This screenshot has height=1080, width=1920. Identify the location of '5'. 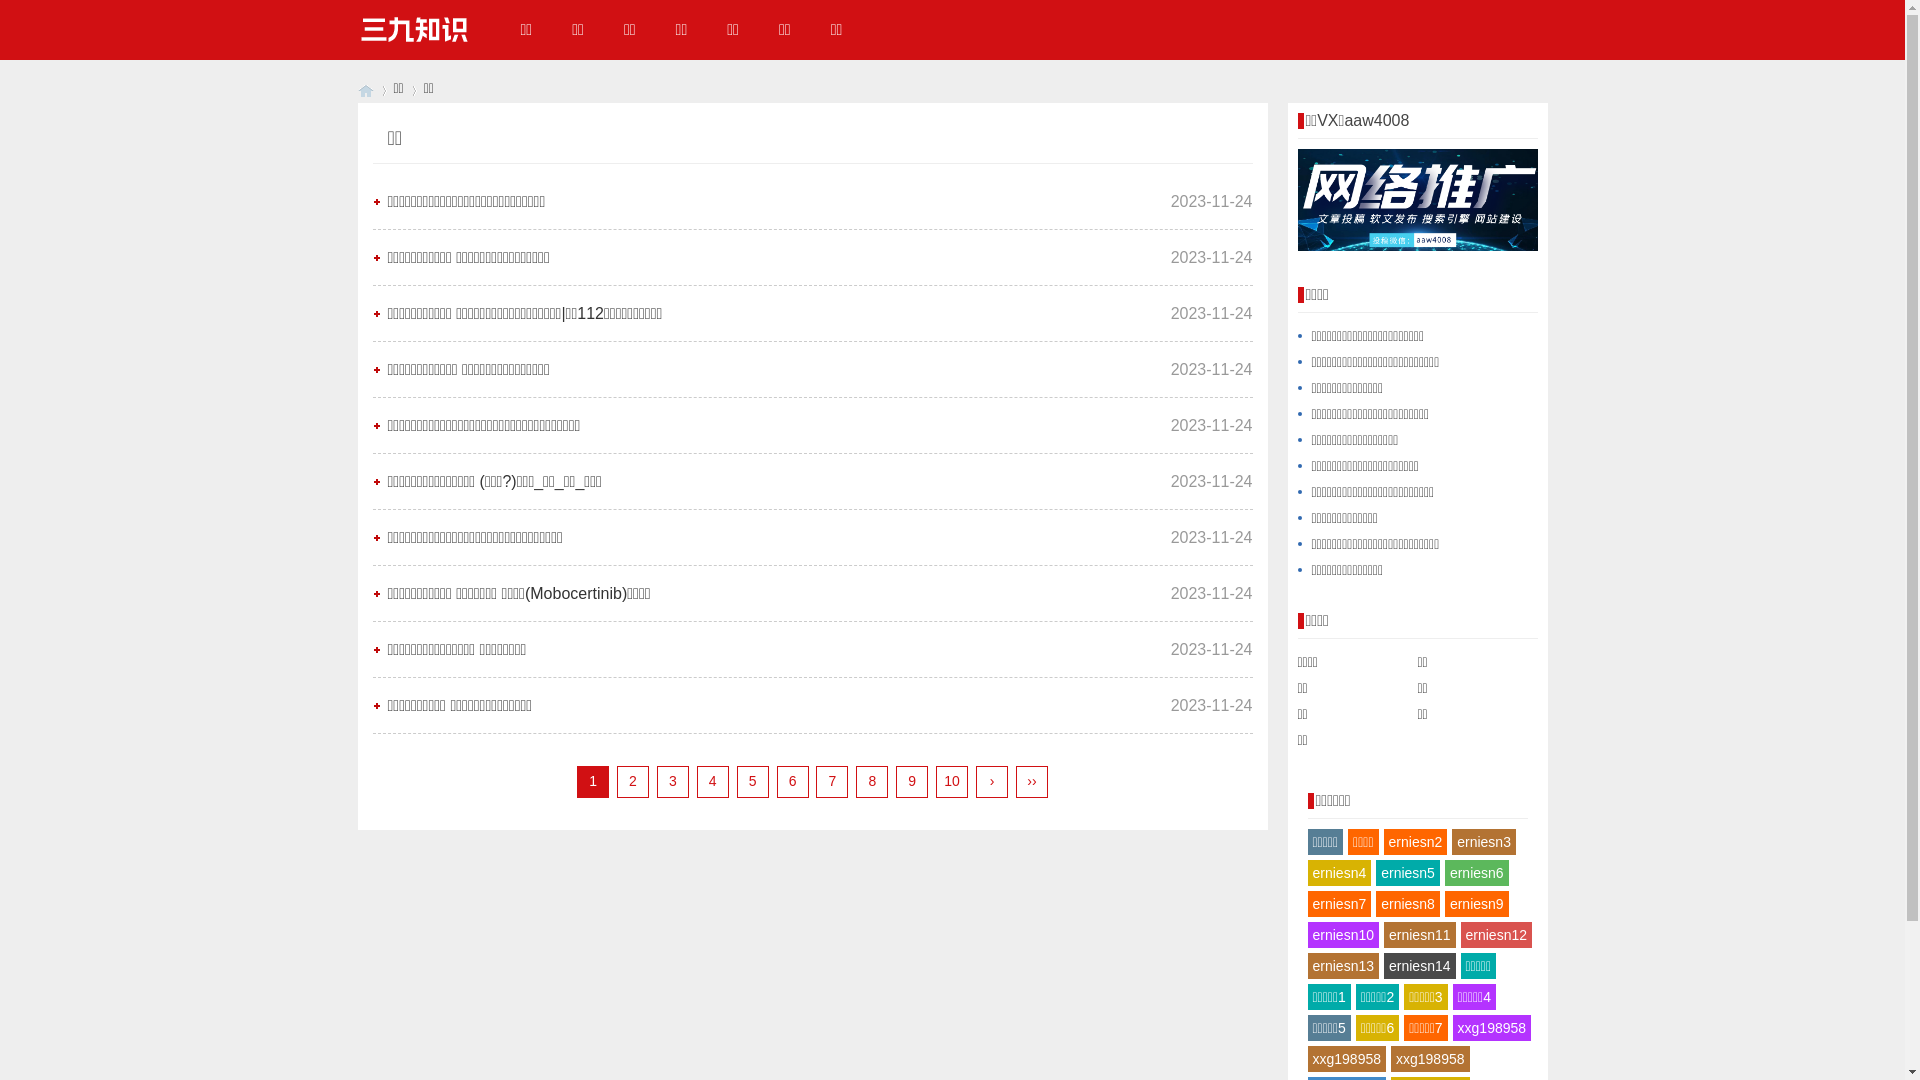
(752, 781).